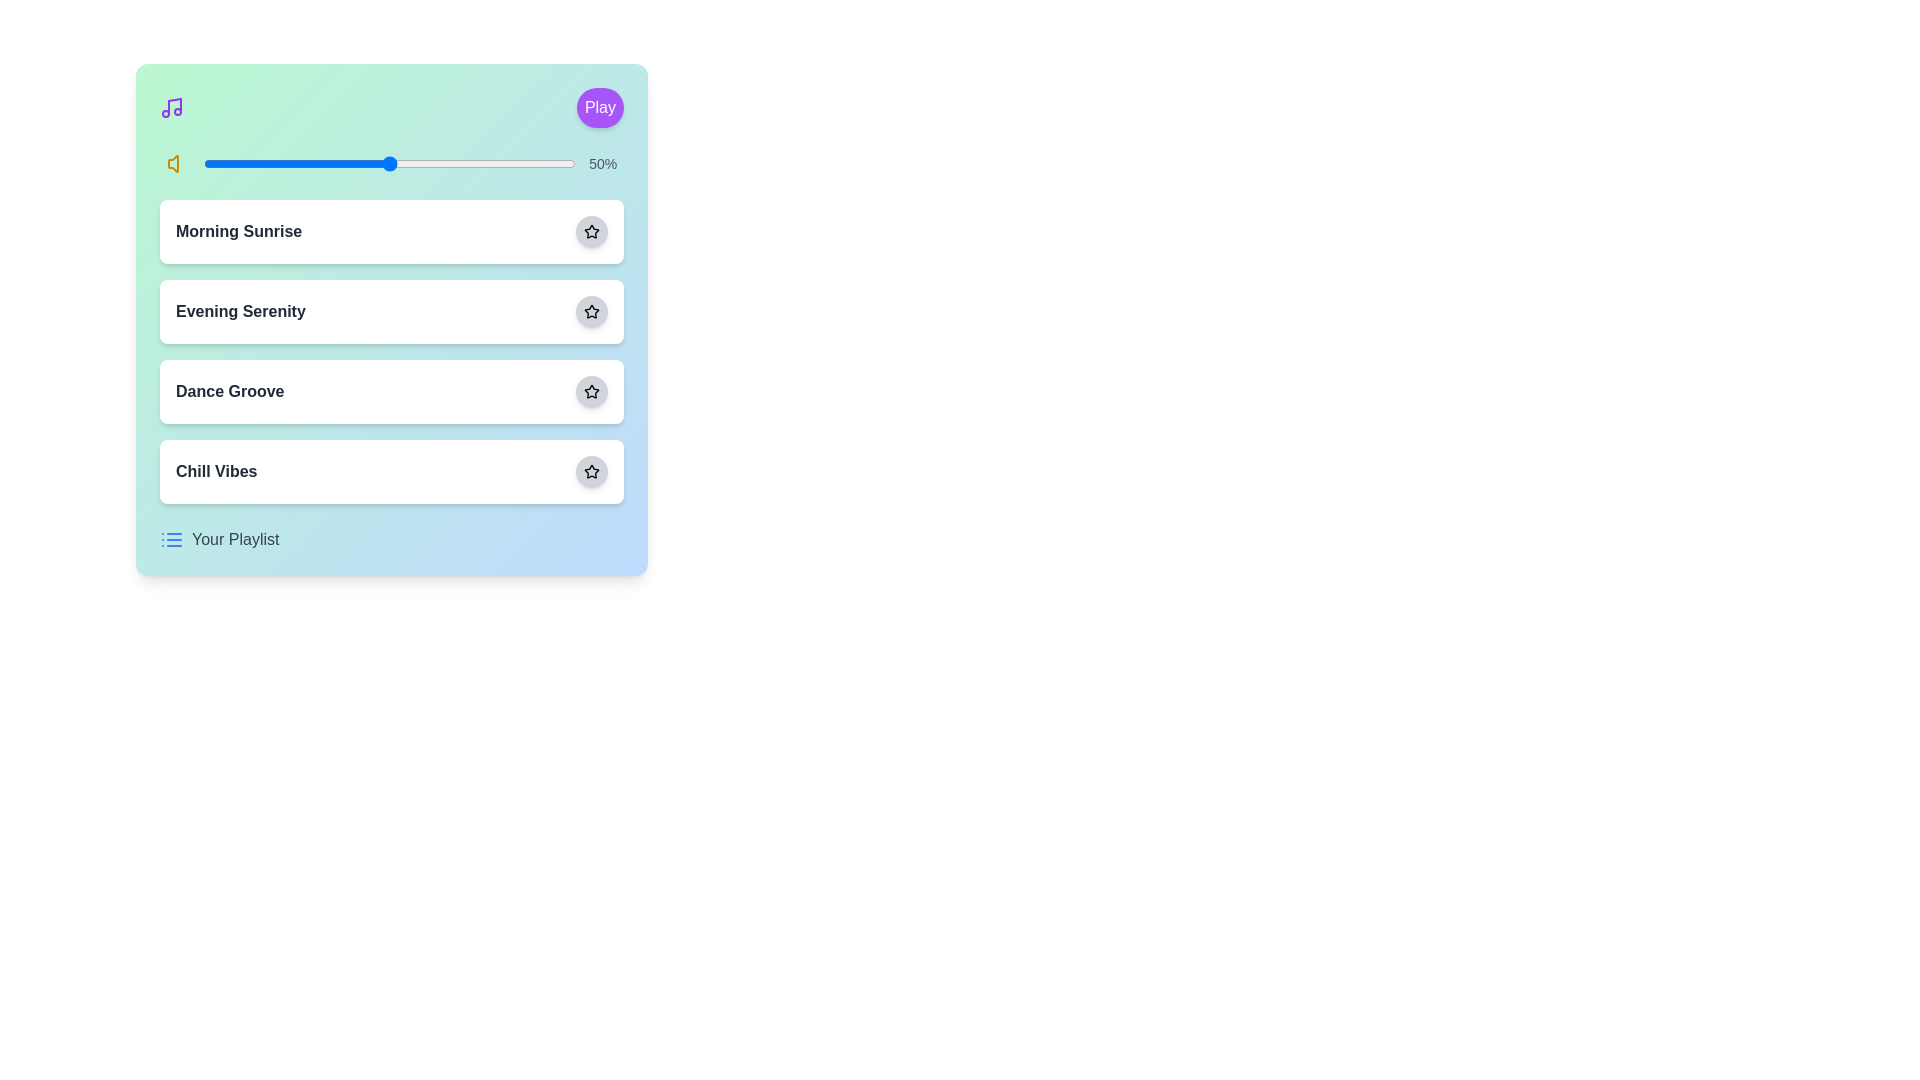 The width and height of the screenshot is (1920, 1080). I want to click on the text label displaying 'Morning Sunrise' in dark gray, which is prominently placed on a white background at the top of the list of containers, so click(239, 230).